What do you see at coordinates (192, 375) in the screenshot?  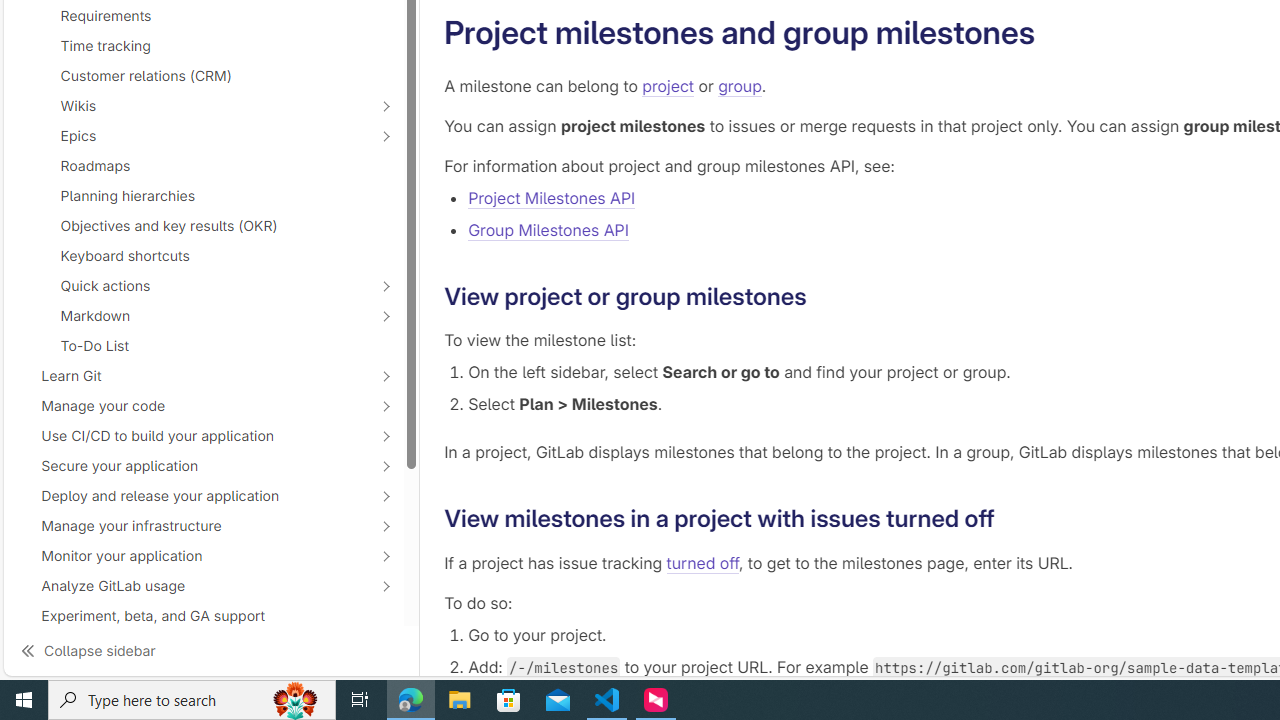 I see `'Learn Git'` at bounding box center [192, 375].